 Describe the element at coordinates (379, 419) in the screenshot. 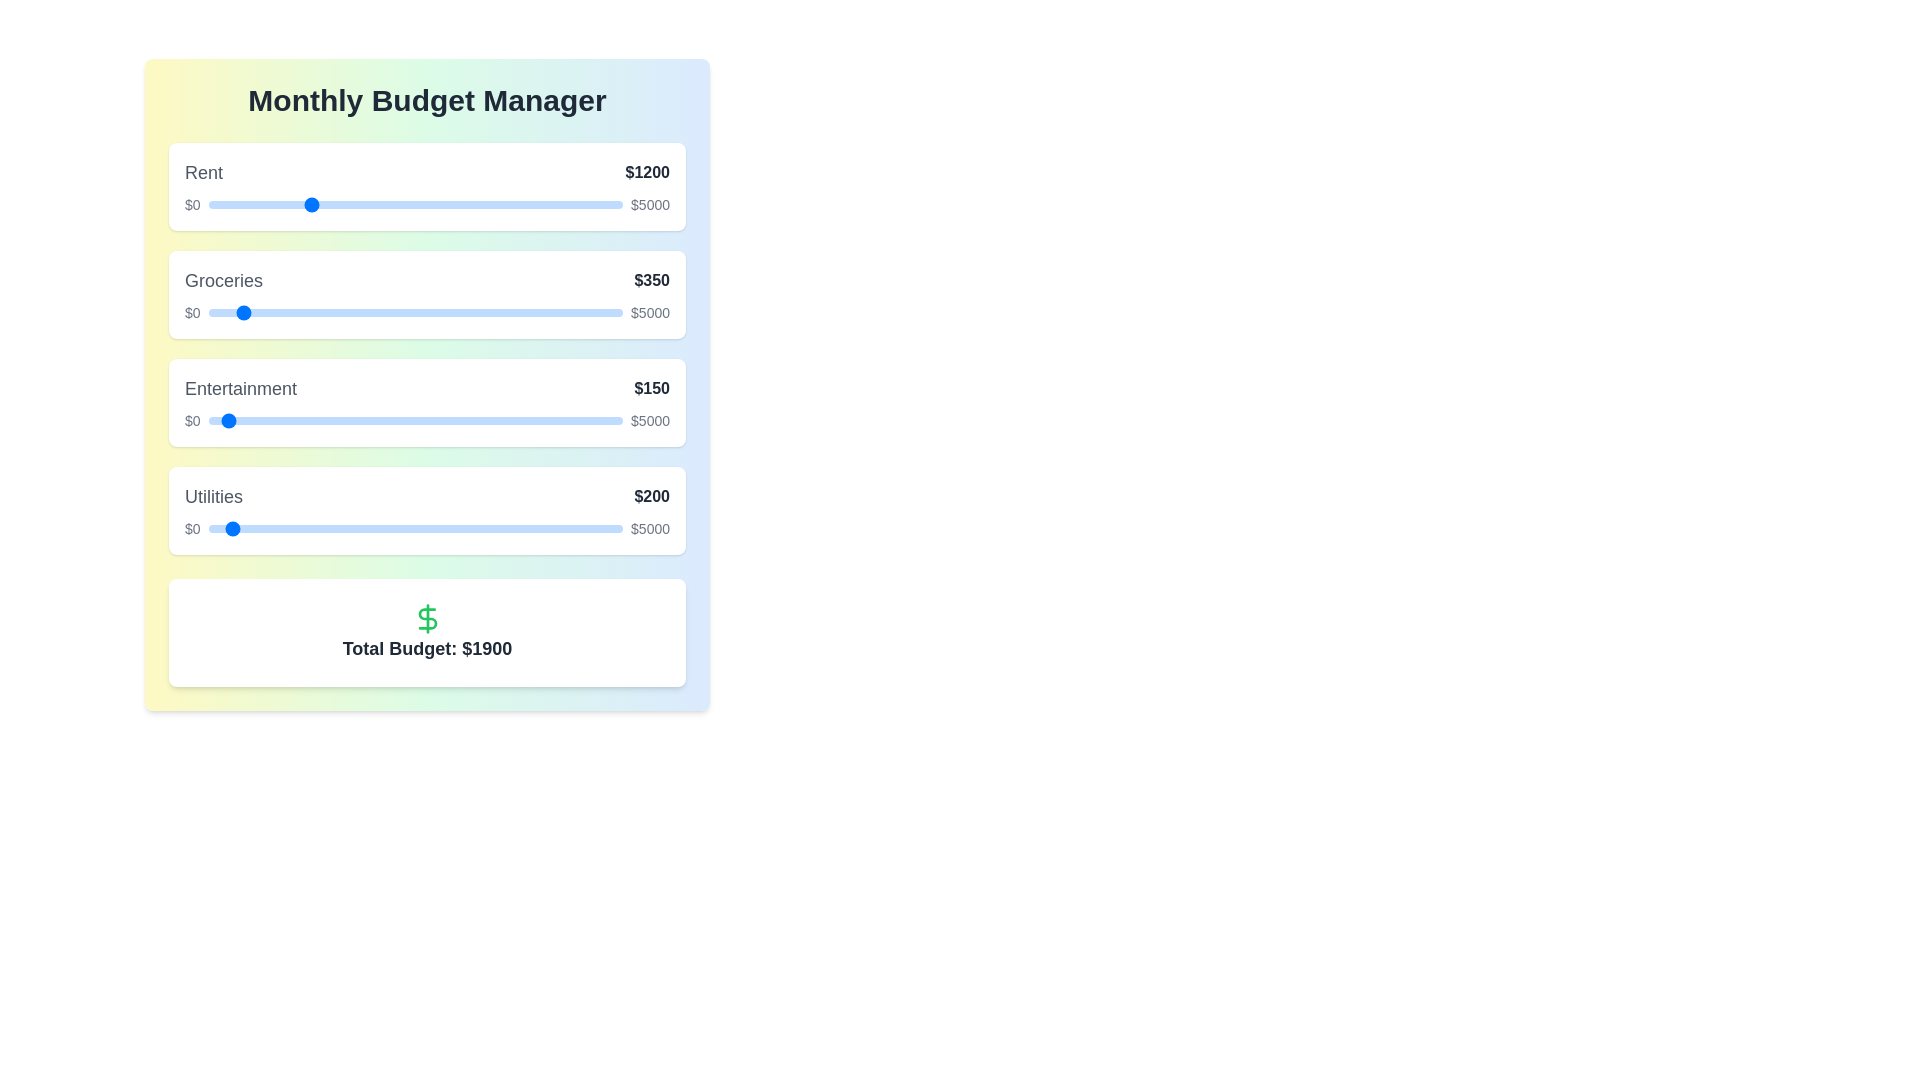

I see `the Entertainment budget` at that location.